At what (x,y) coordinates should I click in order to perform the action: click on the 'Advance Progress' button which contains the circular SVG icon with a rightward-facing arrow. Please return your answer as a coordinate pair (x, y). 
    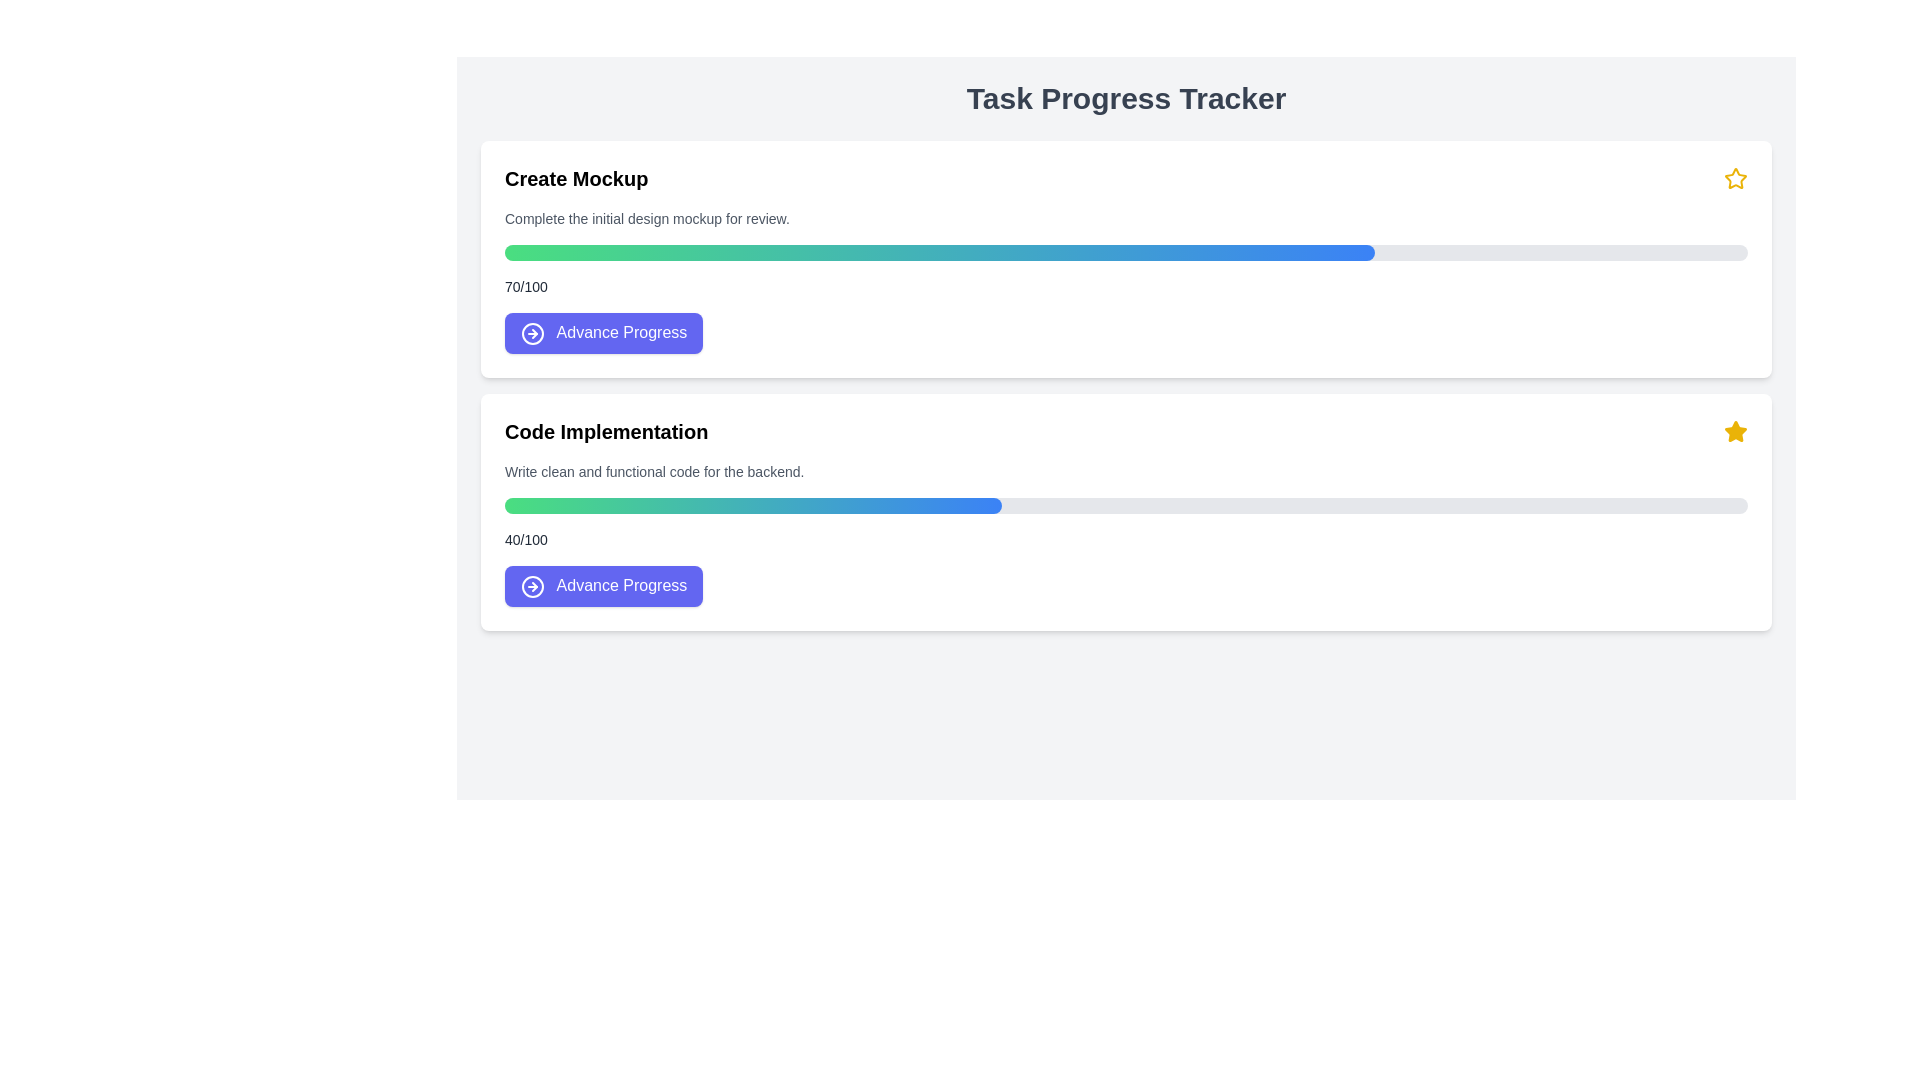
    Looking at the image, I should click on (532, 331).